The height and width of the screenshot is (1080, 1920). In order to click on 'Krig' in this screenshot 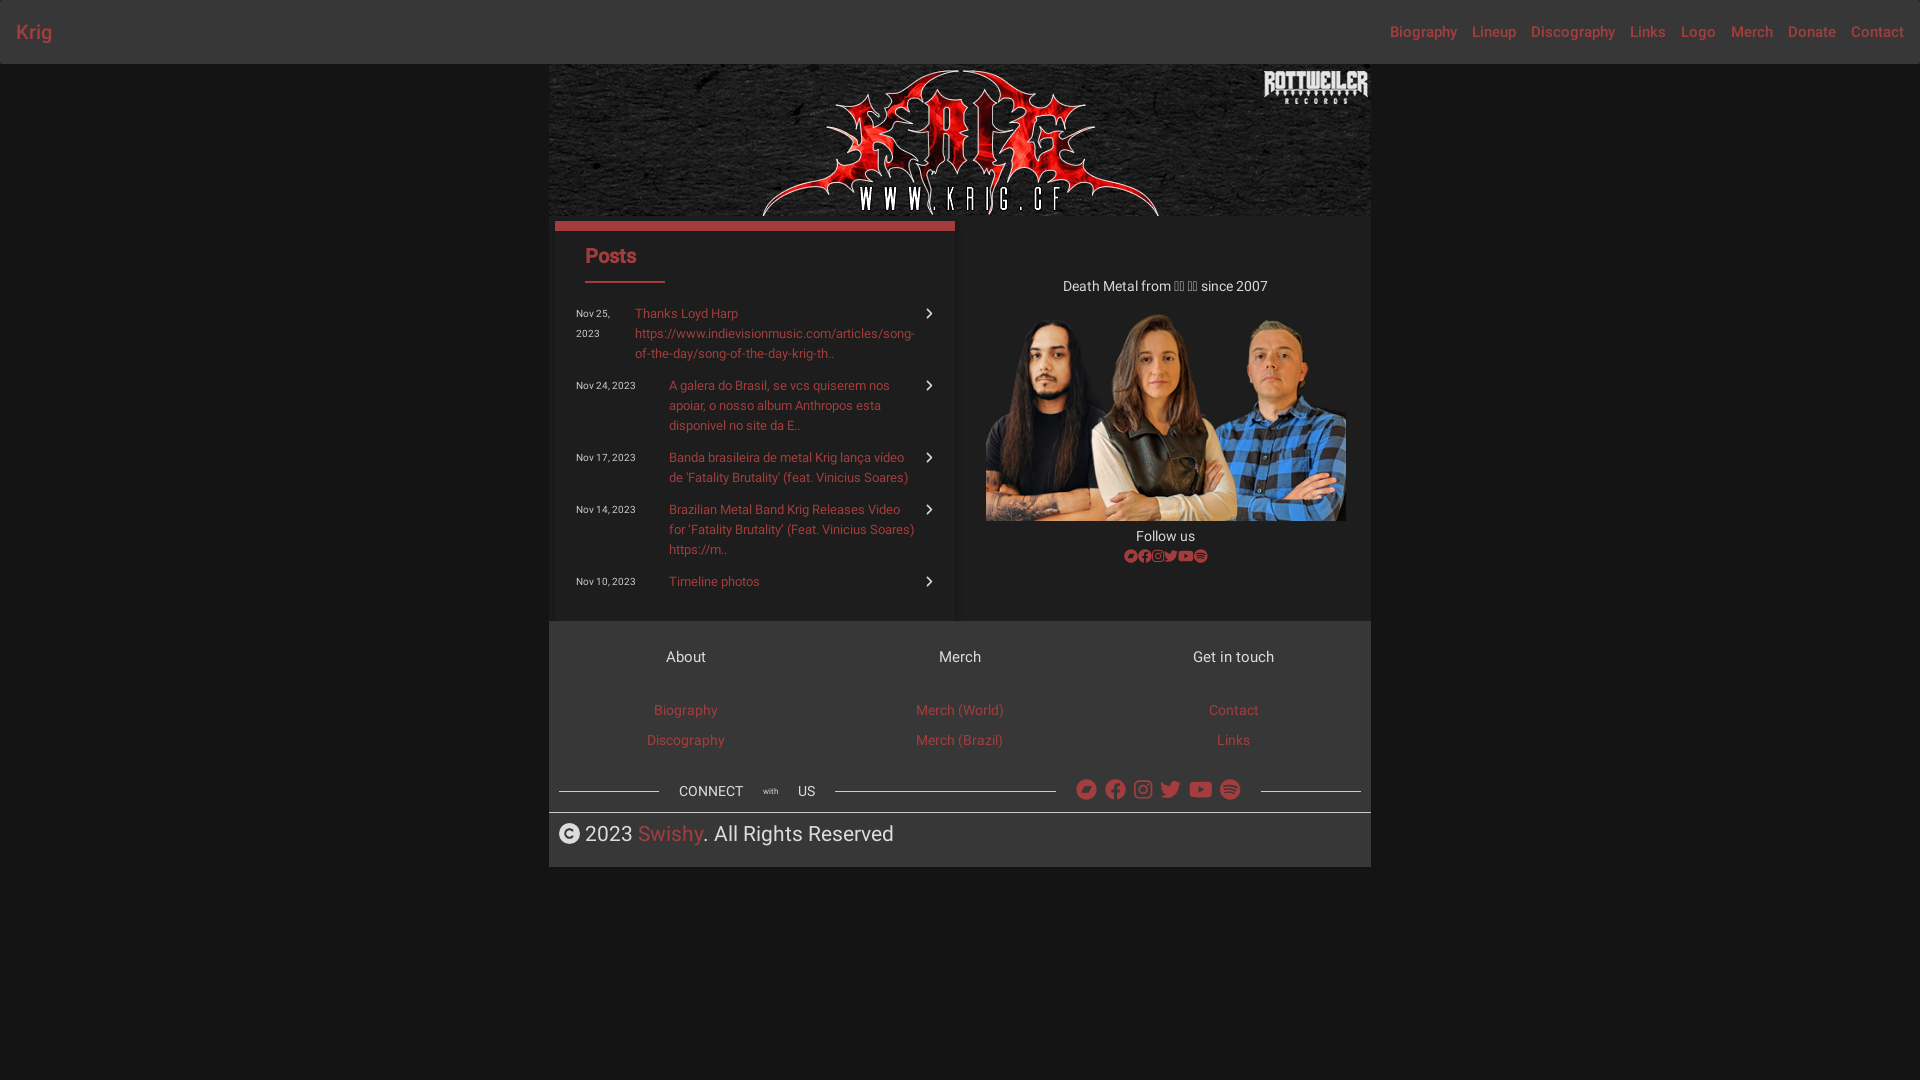, I will do `click(33, 31)`.